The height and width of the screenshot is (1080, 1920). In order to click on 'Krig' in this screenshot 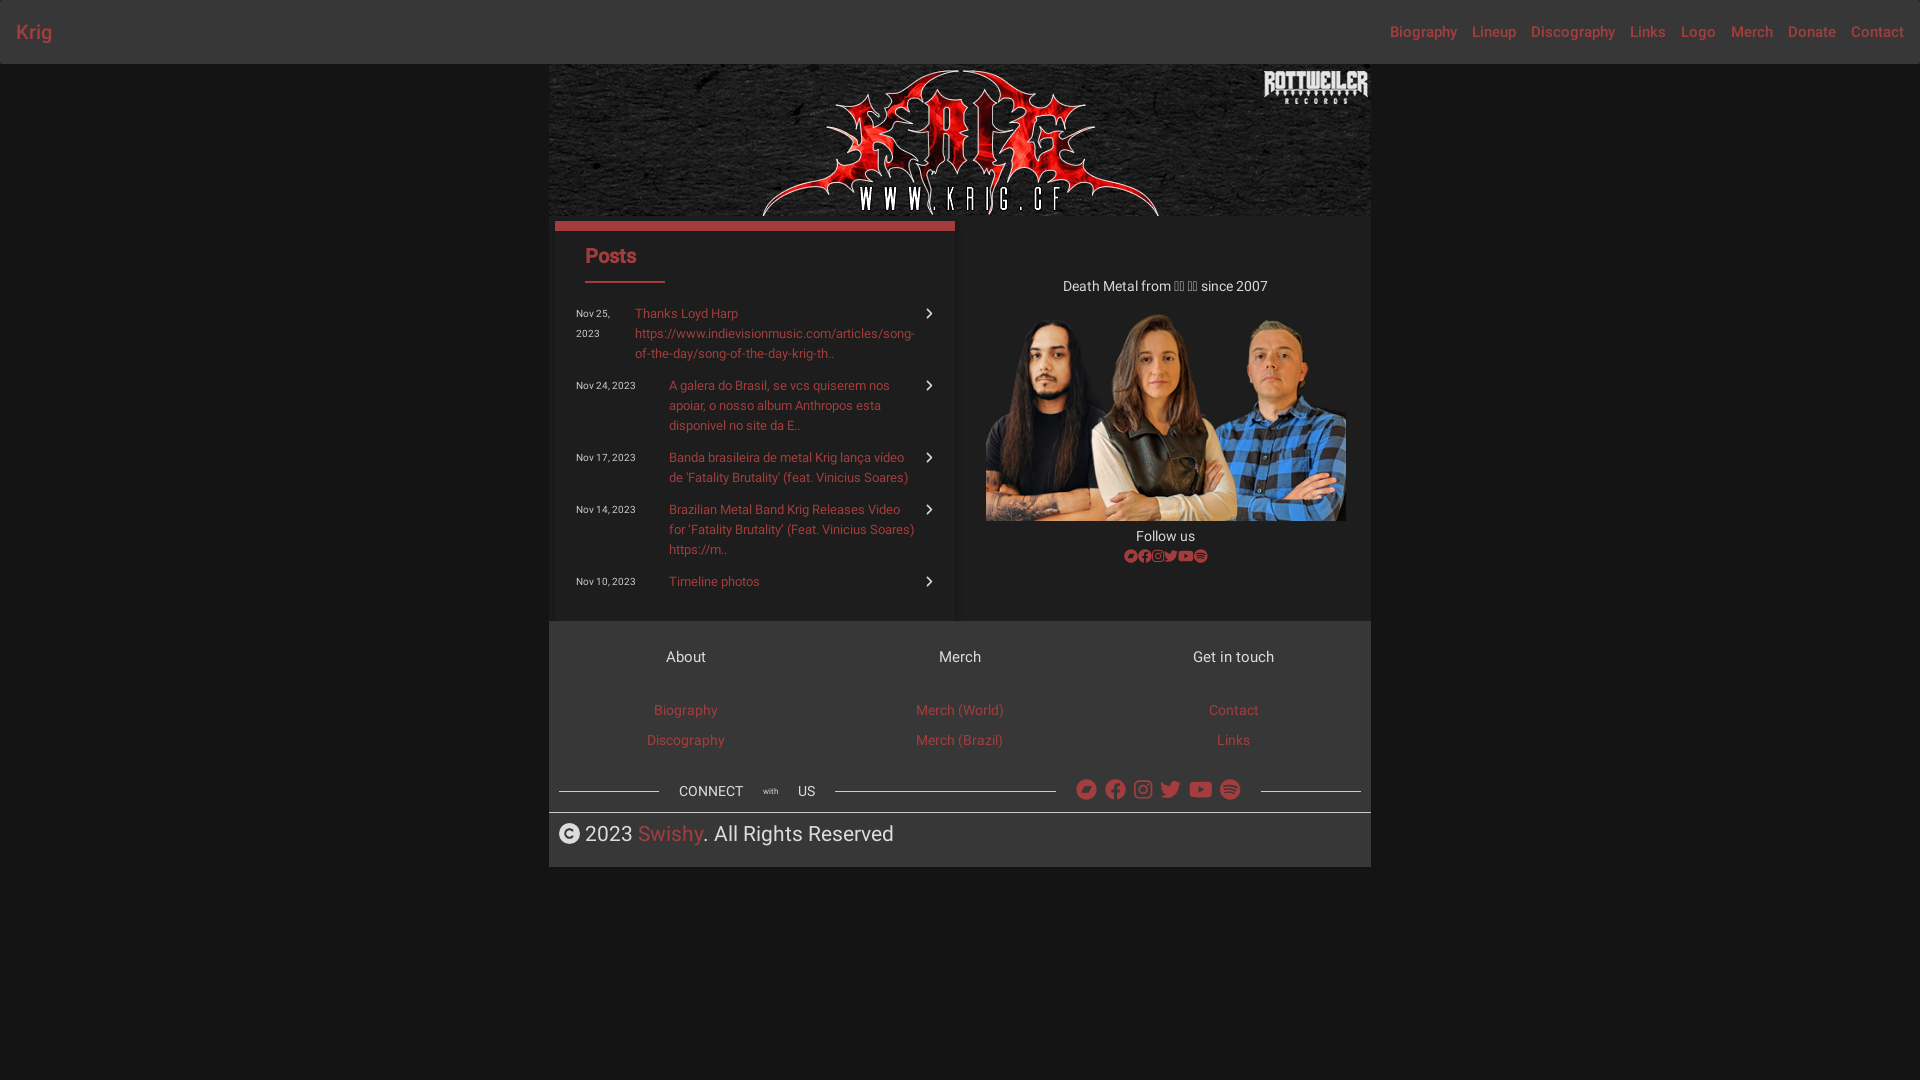, I will do `click(33, 31)`.